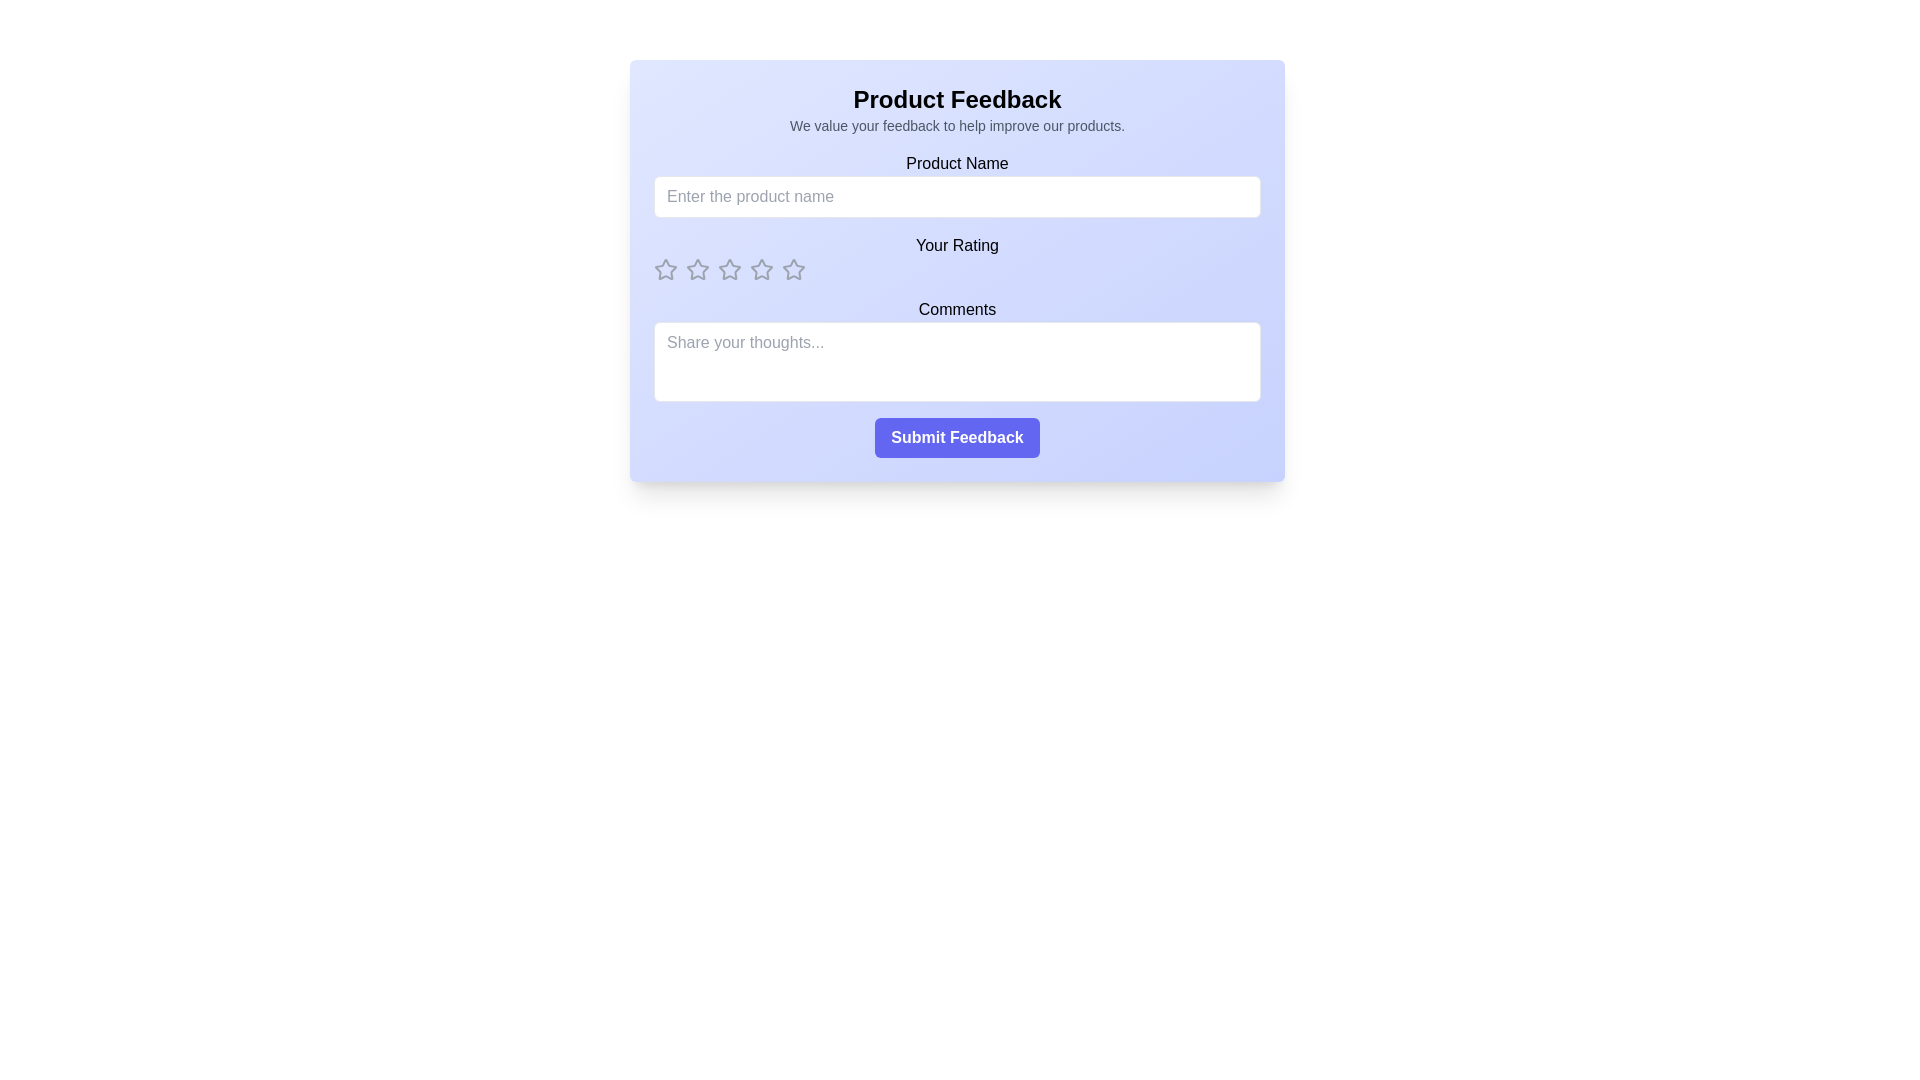 The width and height of the screenshot is (1920, 1080). Describe the element at coordinates (956, 309) in the screenshot. I see `text label displaying 'Comments' located at the top of the form layout, above the textarea field` at that location.